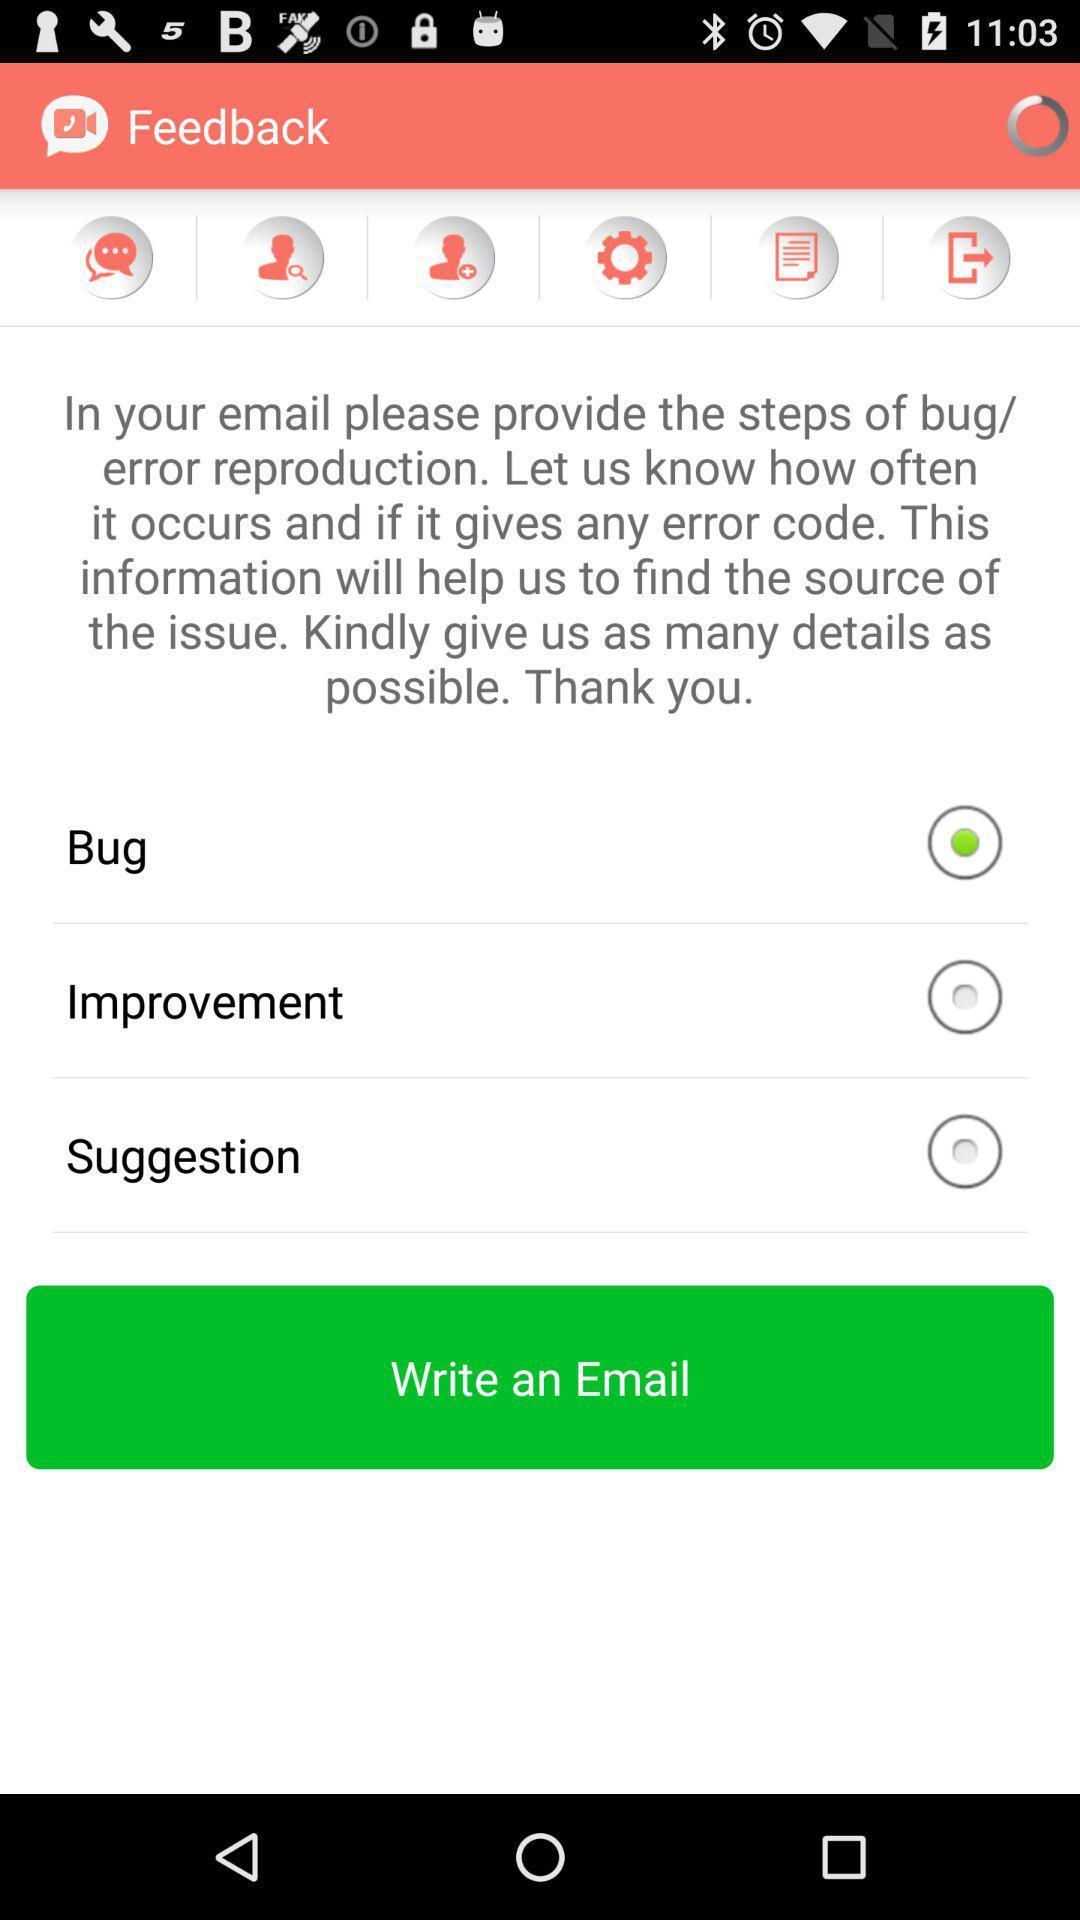  What do you see at coordinates (623, 256) in the screenshot?
I see `setting button which is at the top of the page` at bounding box center [623, 256].